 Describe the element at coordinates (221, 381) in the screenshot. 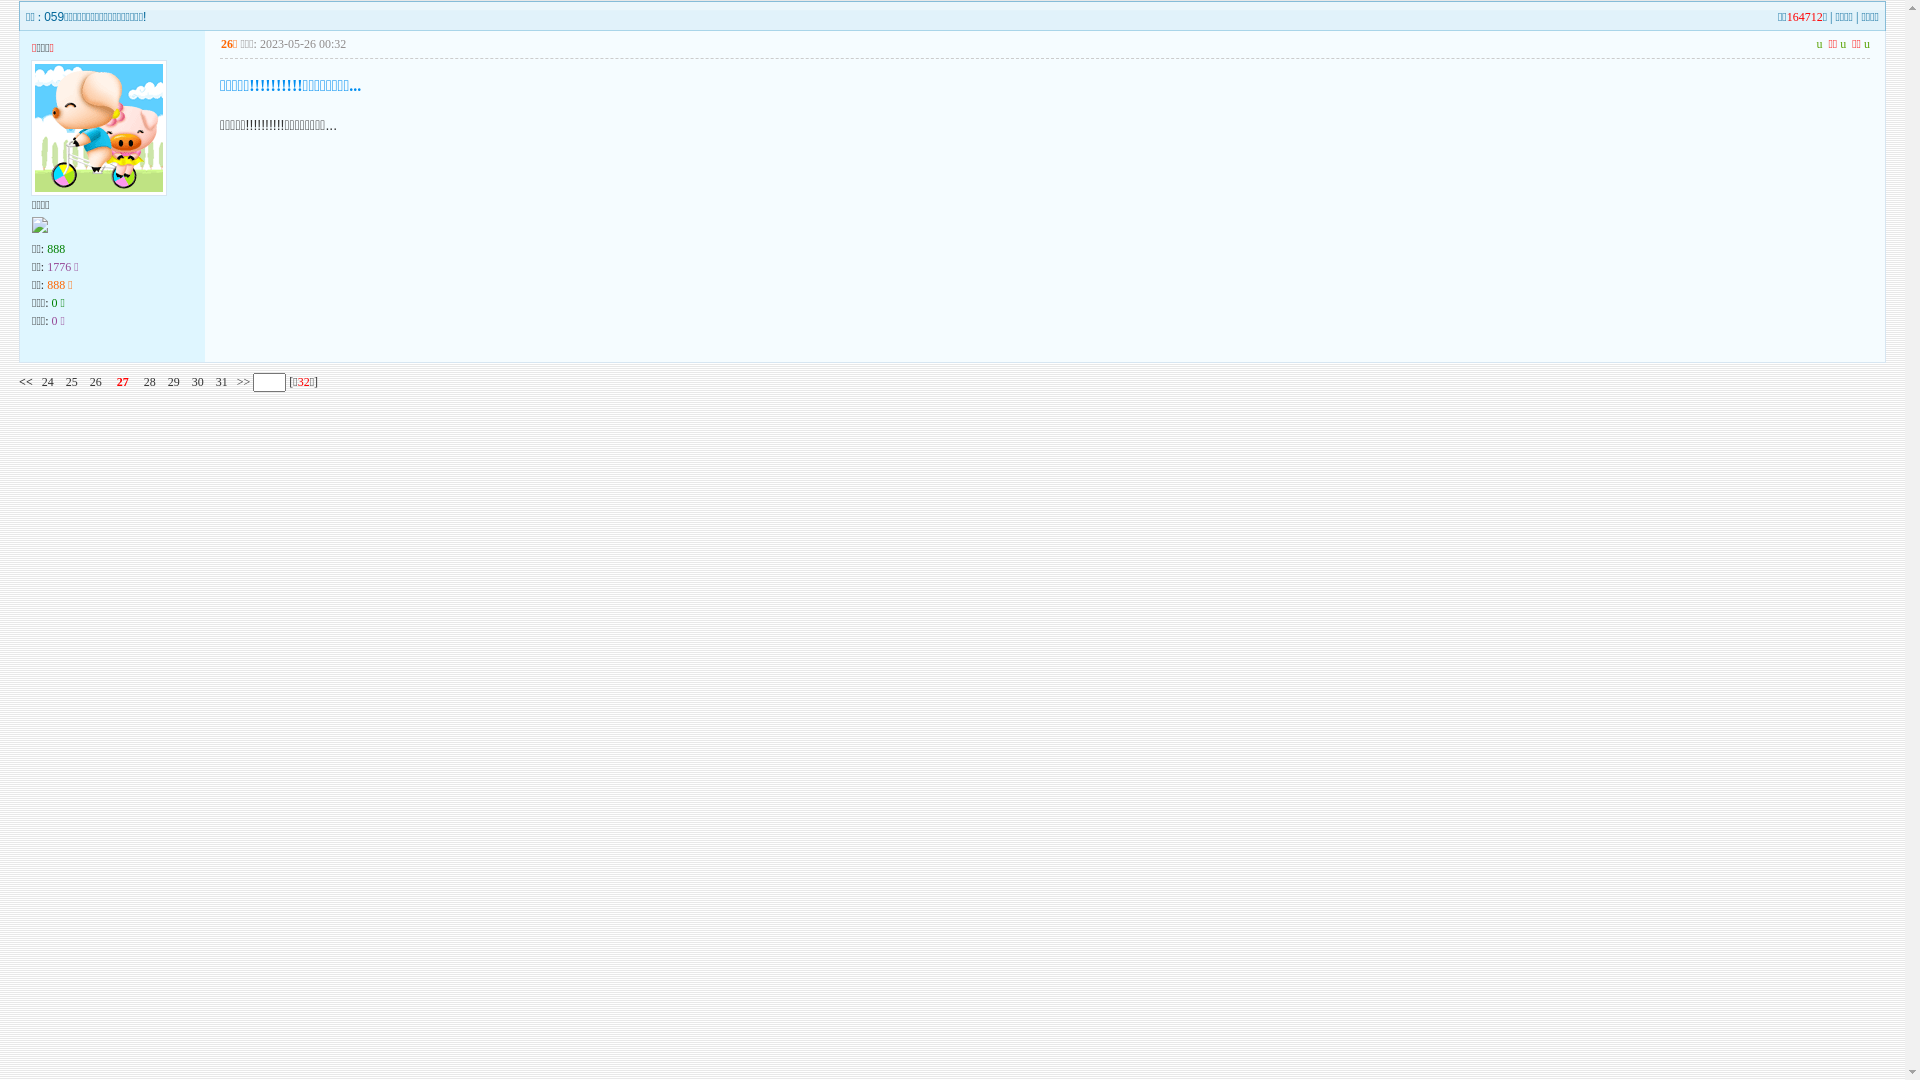

I see `'31'` at that location.